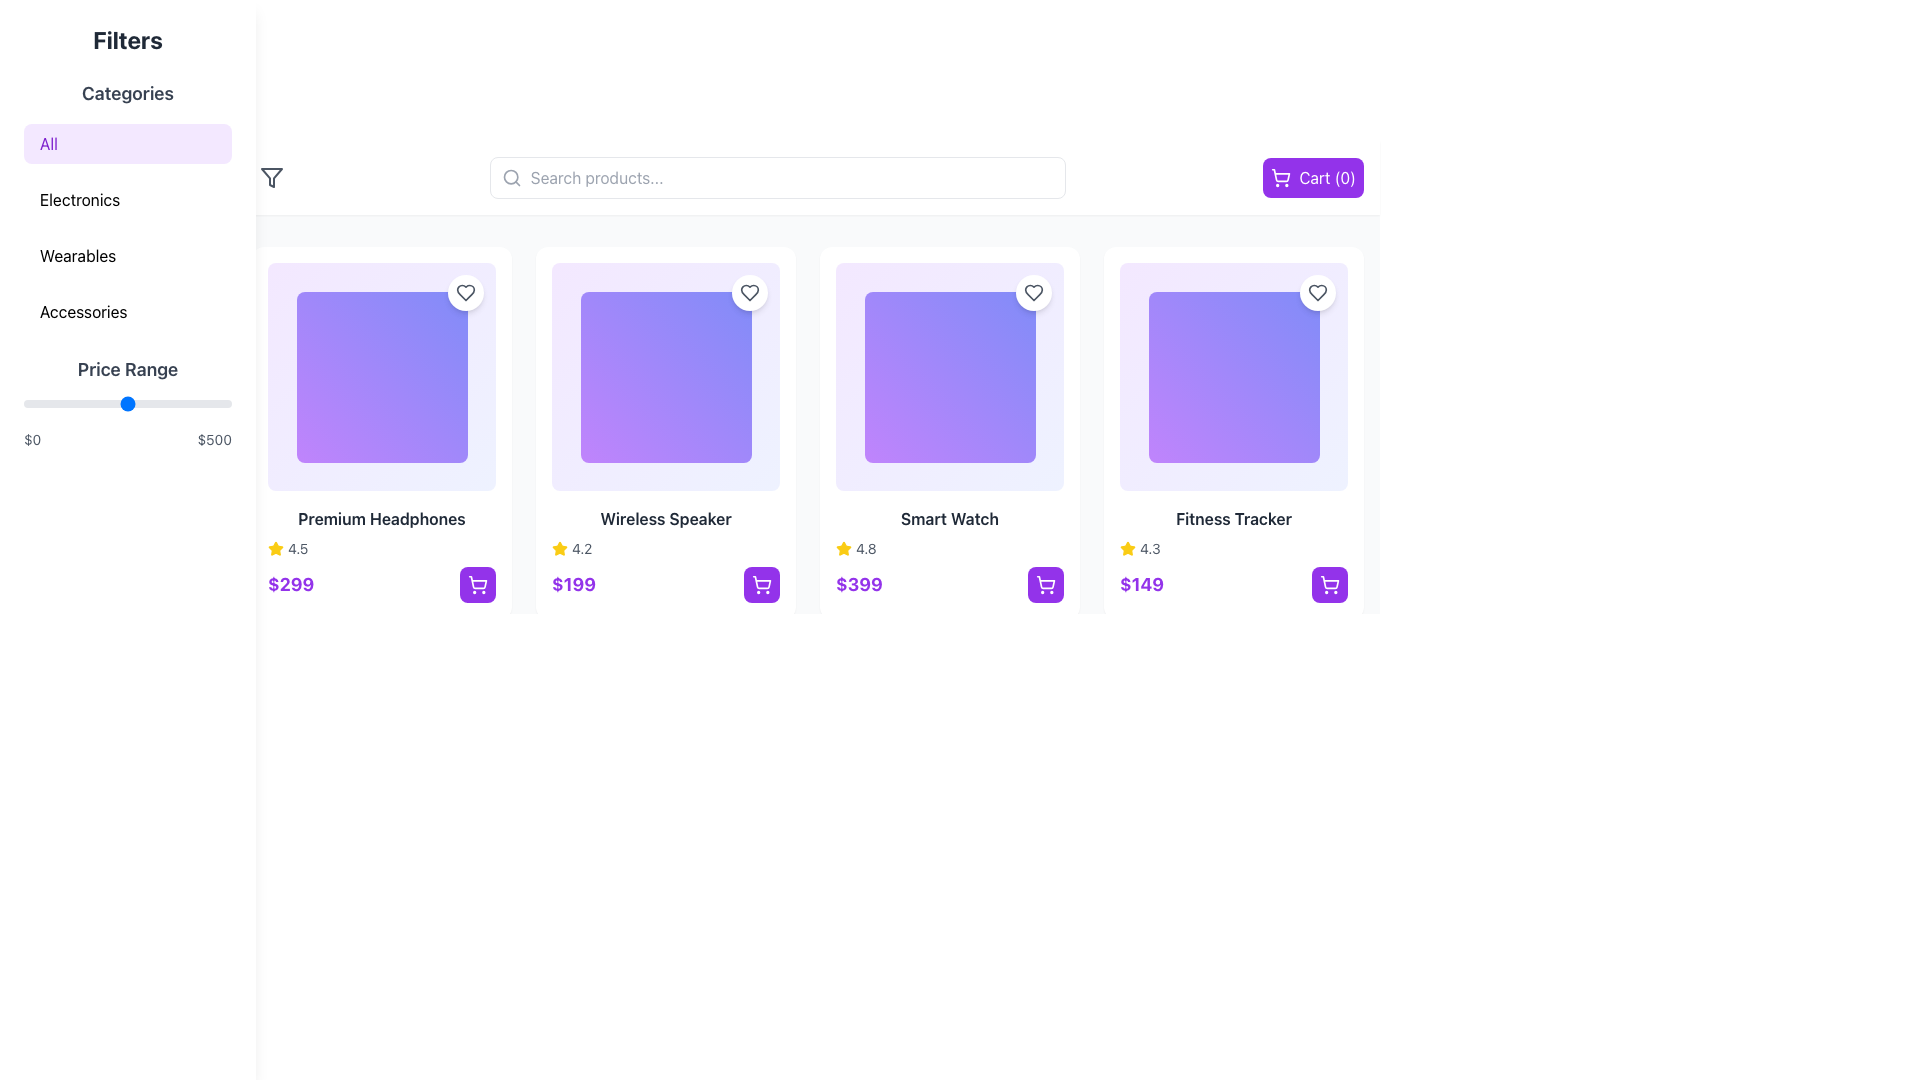  Describe the element at coordinates (510, 176) in the screenshot. I see `the circular decoration element of the magnifying glass icon, which is located at the top center-left of the interface near the search bar` at that location.